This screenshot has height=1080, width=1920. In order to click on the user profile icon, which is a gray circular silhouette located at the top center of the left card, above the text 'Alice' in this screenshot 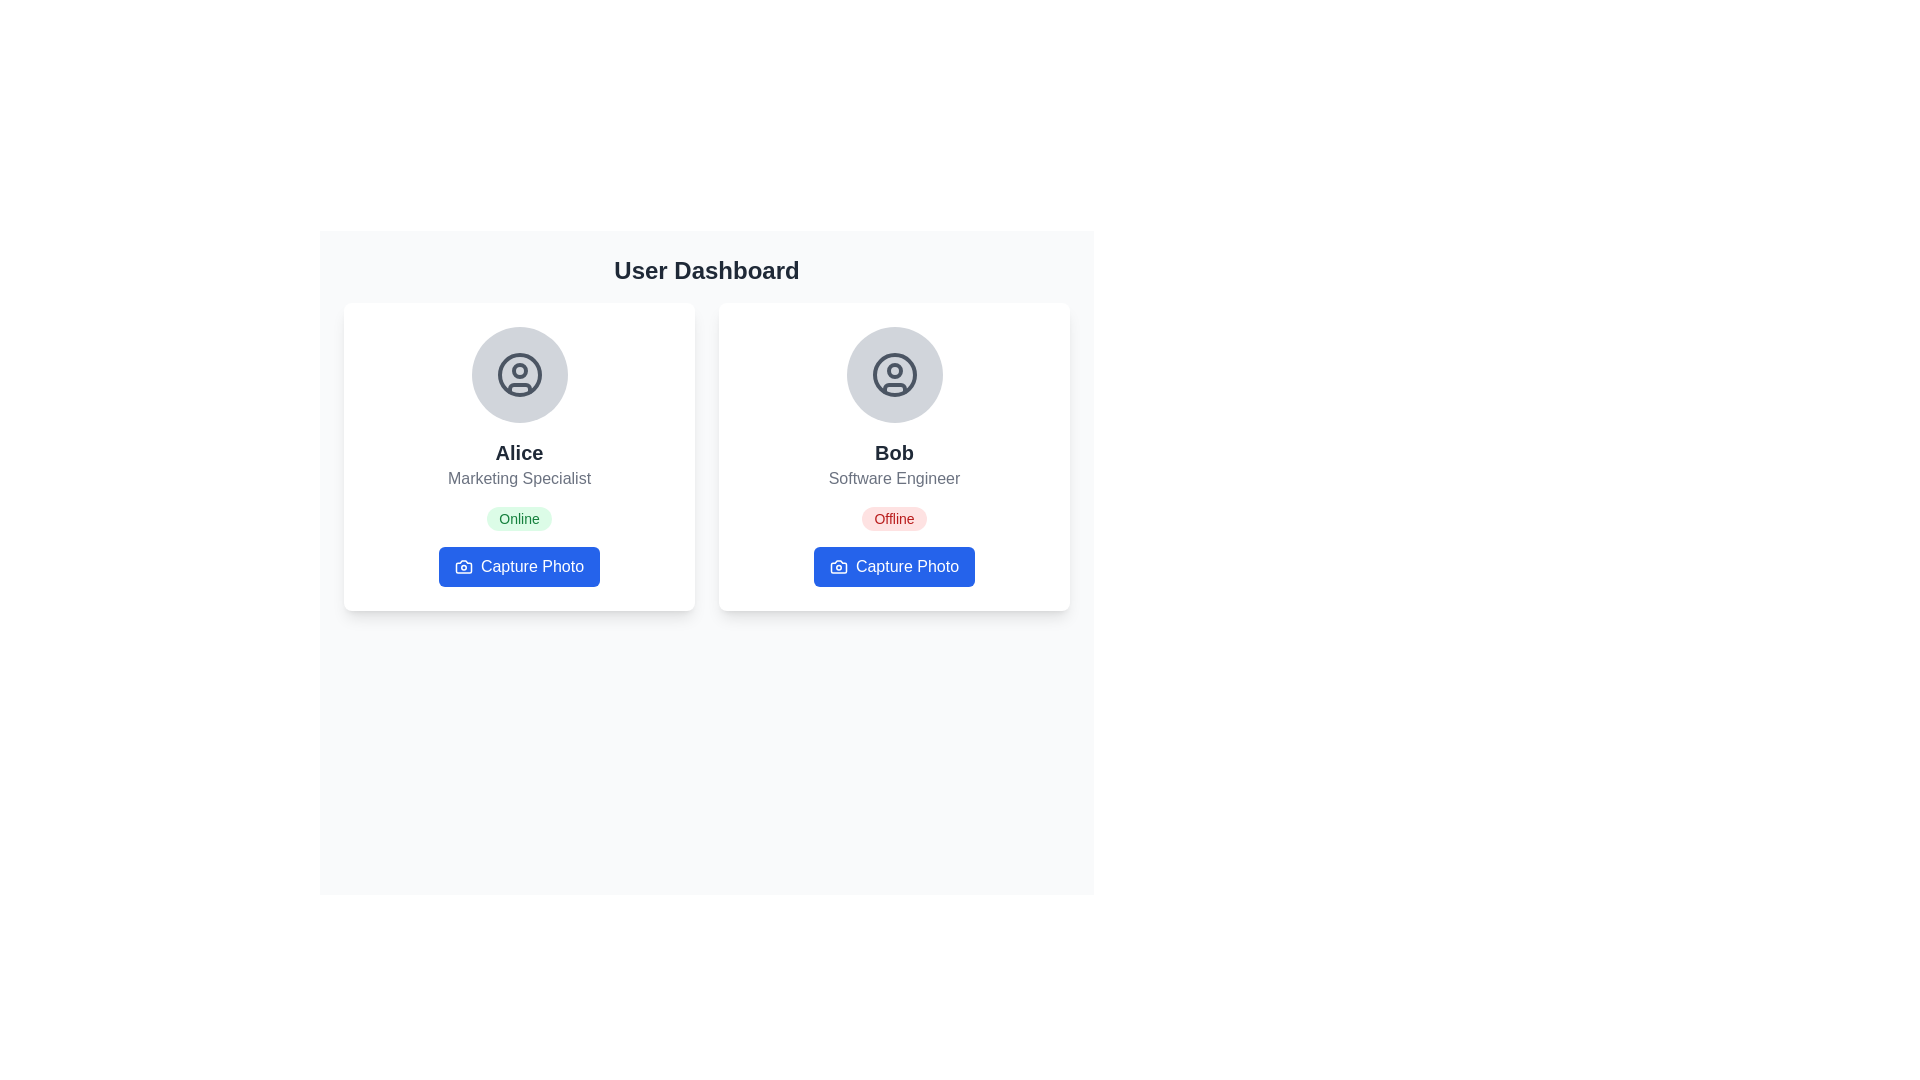, I will do `click(519, 374)`.